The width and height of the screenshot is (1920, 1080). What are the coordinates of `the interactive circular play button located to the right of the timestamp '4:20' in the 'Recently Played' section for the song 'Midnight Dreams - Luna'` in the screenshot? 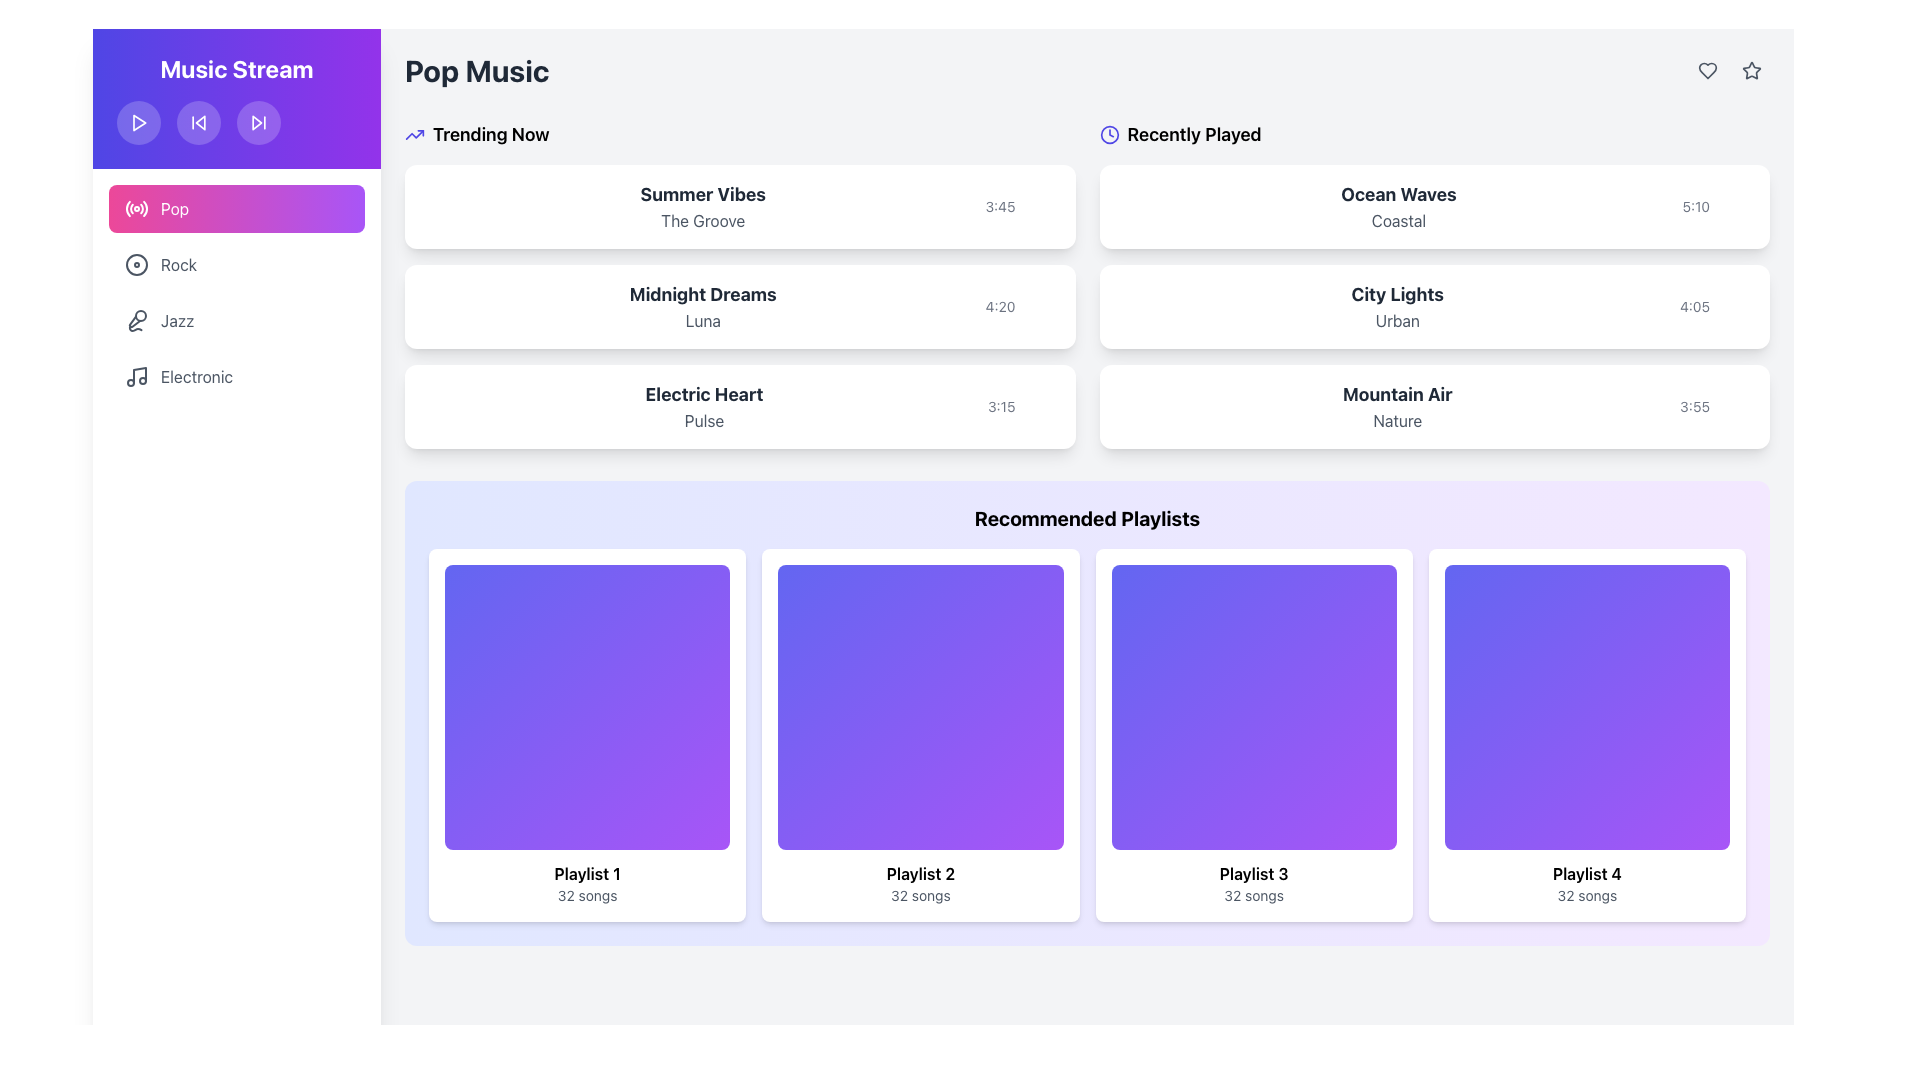 It's located at (1022, 307).